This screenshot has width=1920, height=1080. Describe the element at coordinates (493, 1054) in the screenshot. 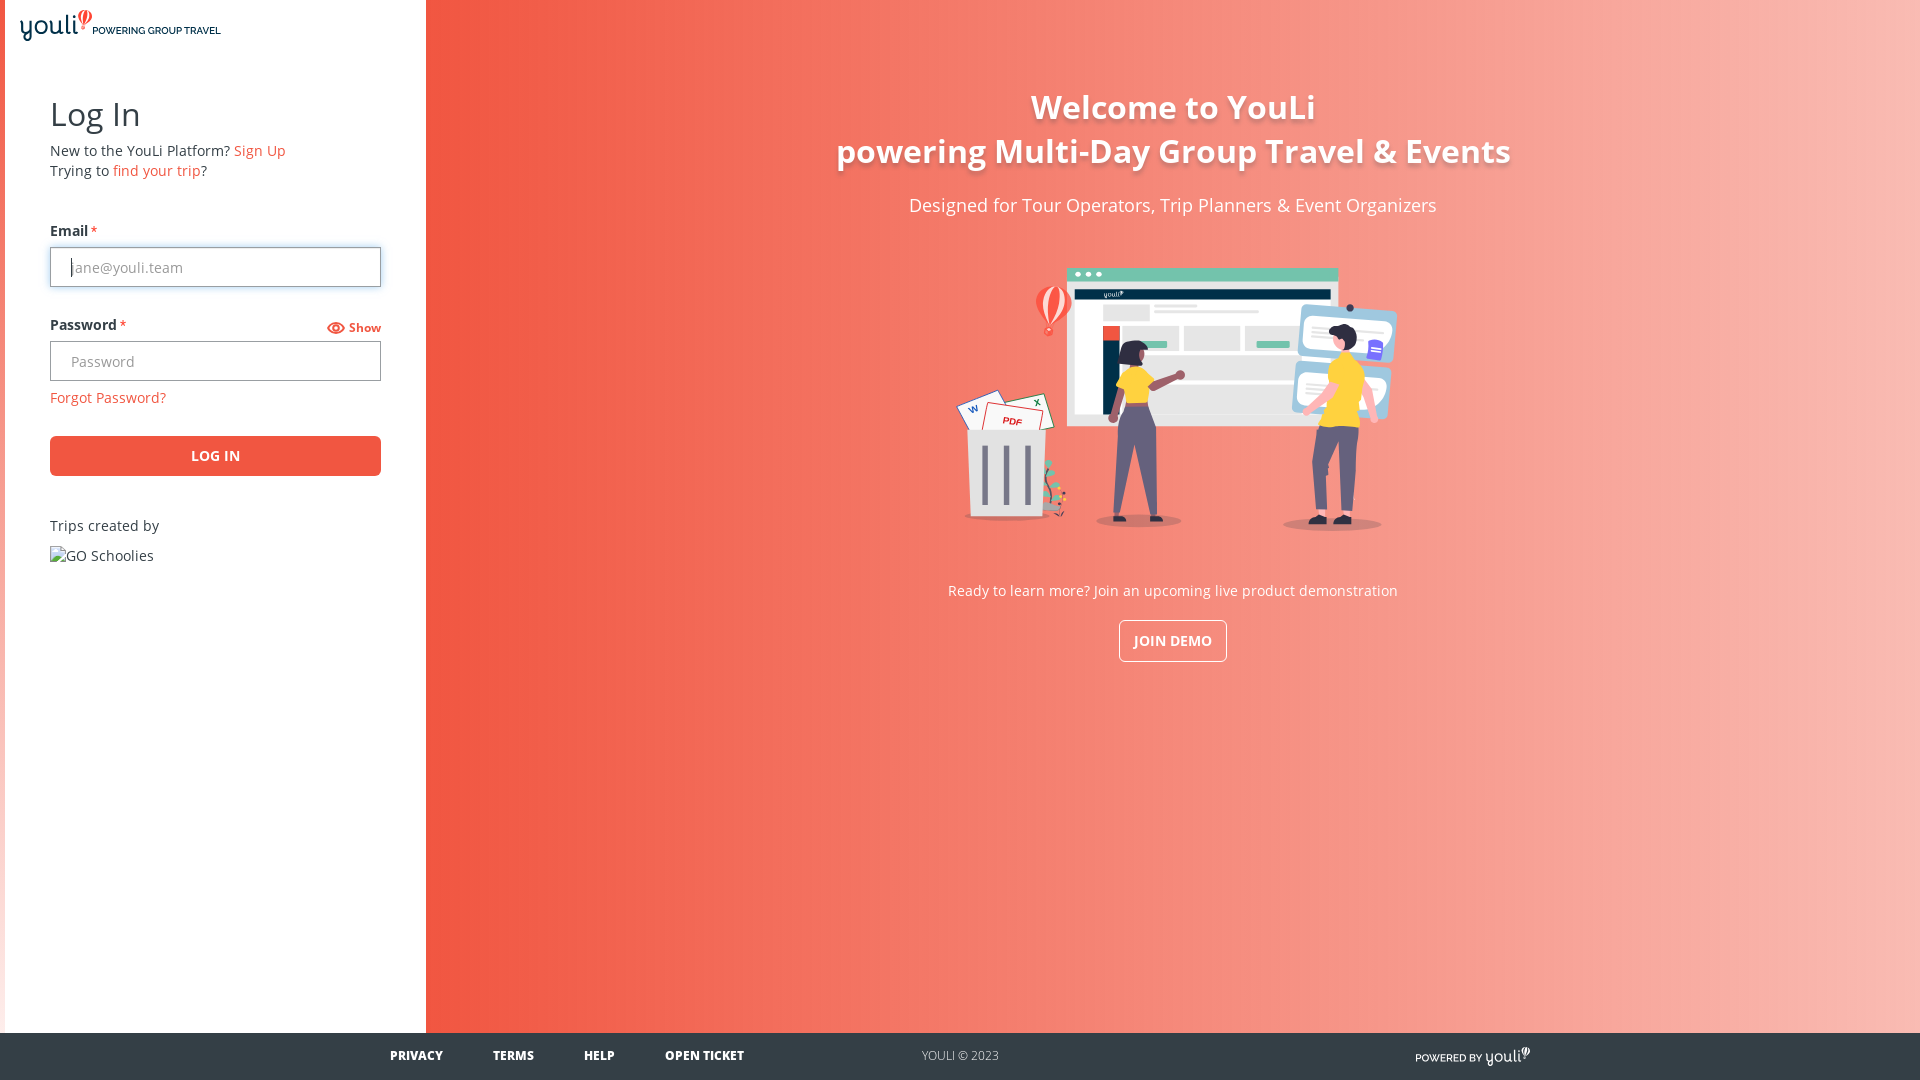

I see `'TERMS'` at that location.